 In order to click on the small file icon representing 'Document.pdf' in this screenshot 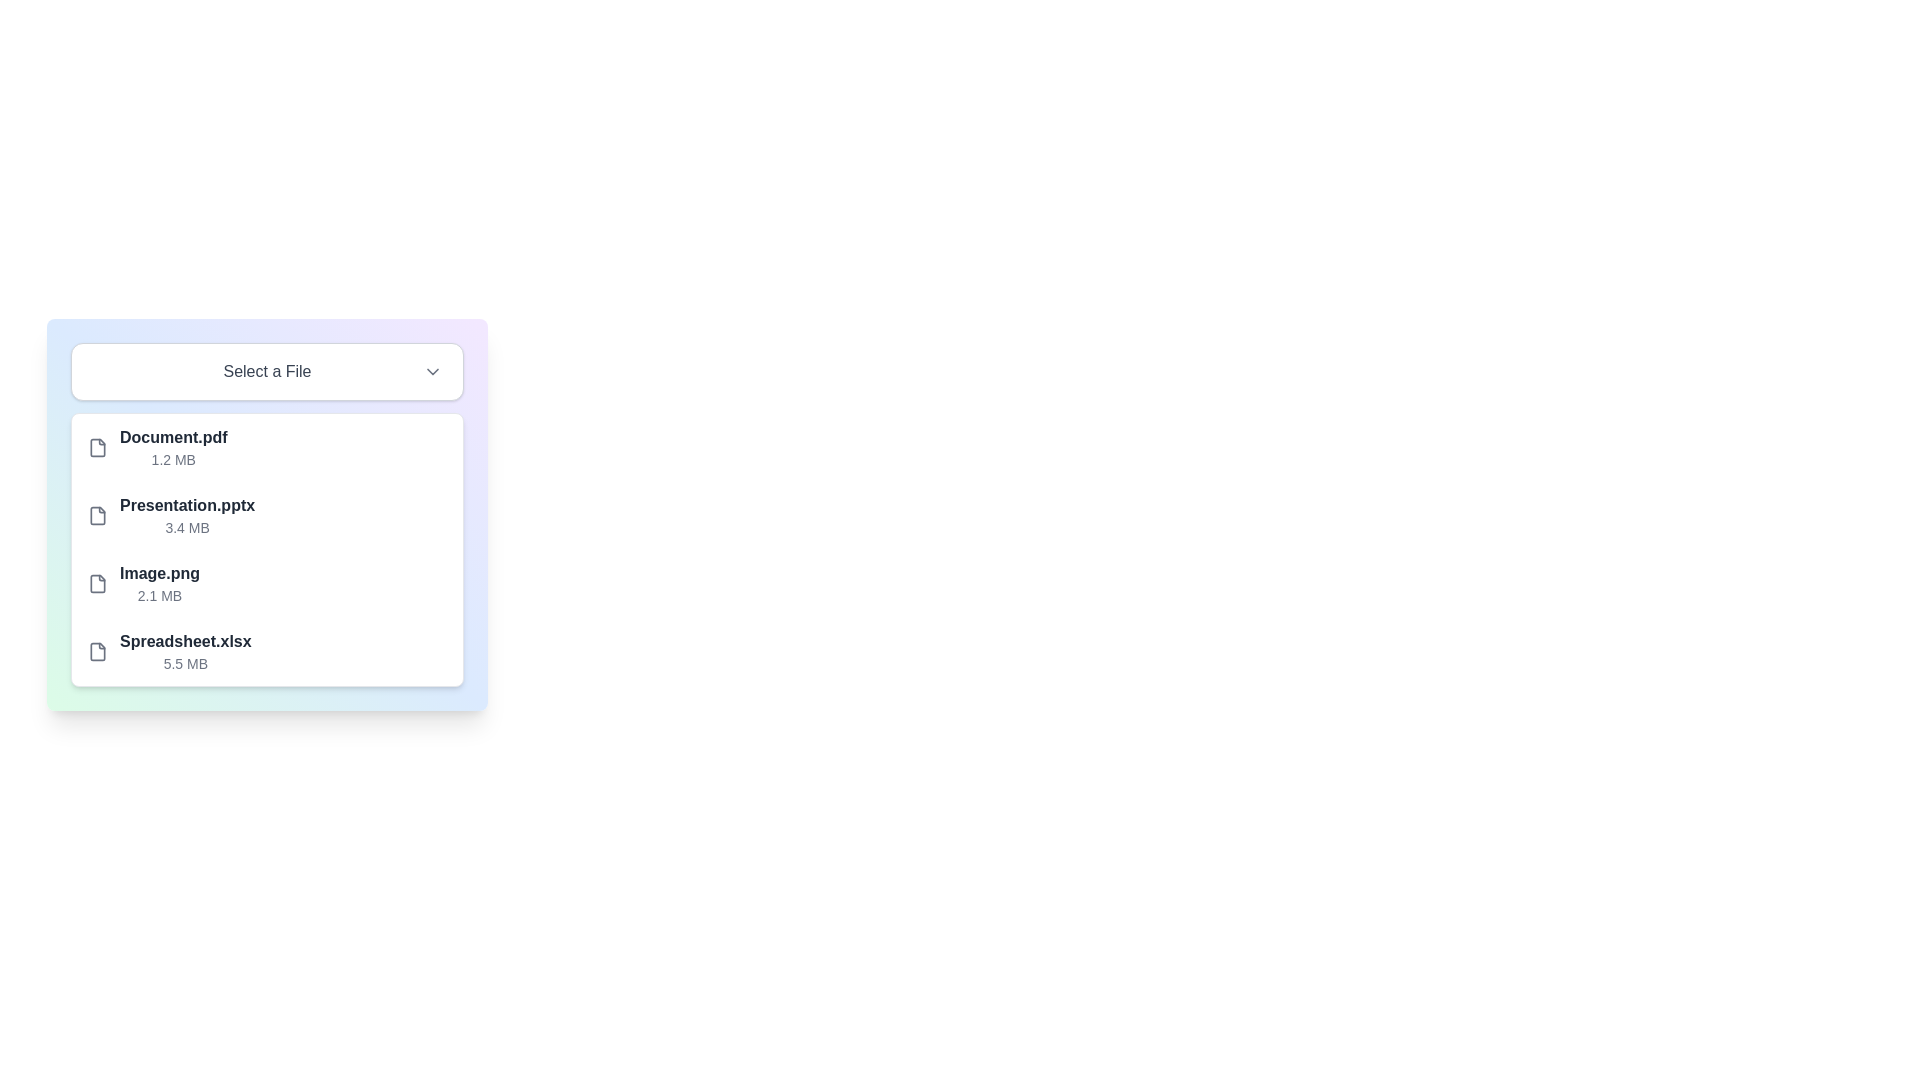, I will do `click(96, 446)`.